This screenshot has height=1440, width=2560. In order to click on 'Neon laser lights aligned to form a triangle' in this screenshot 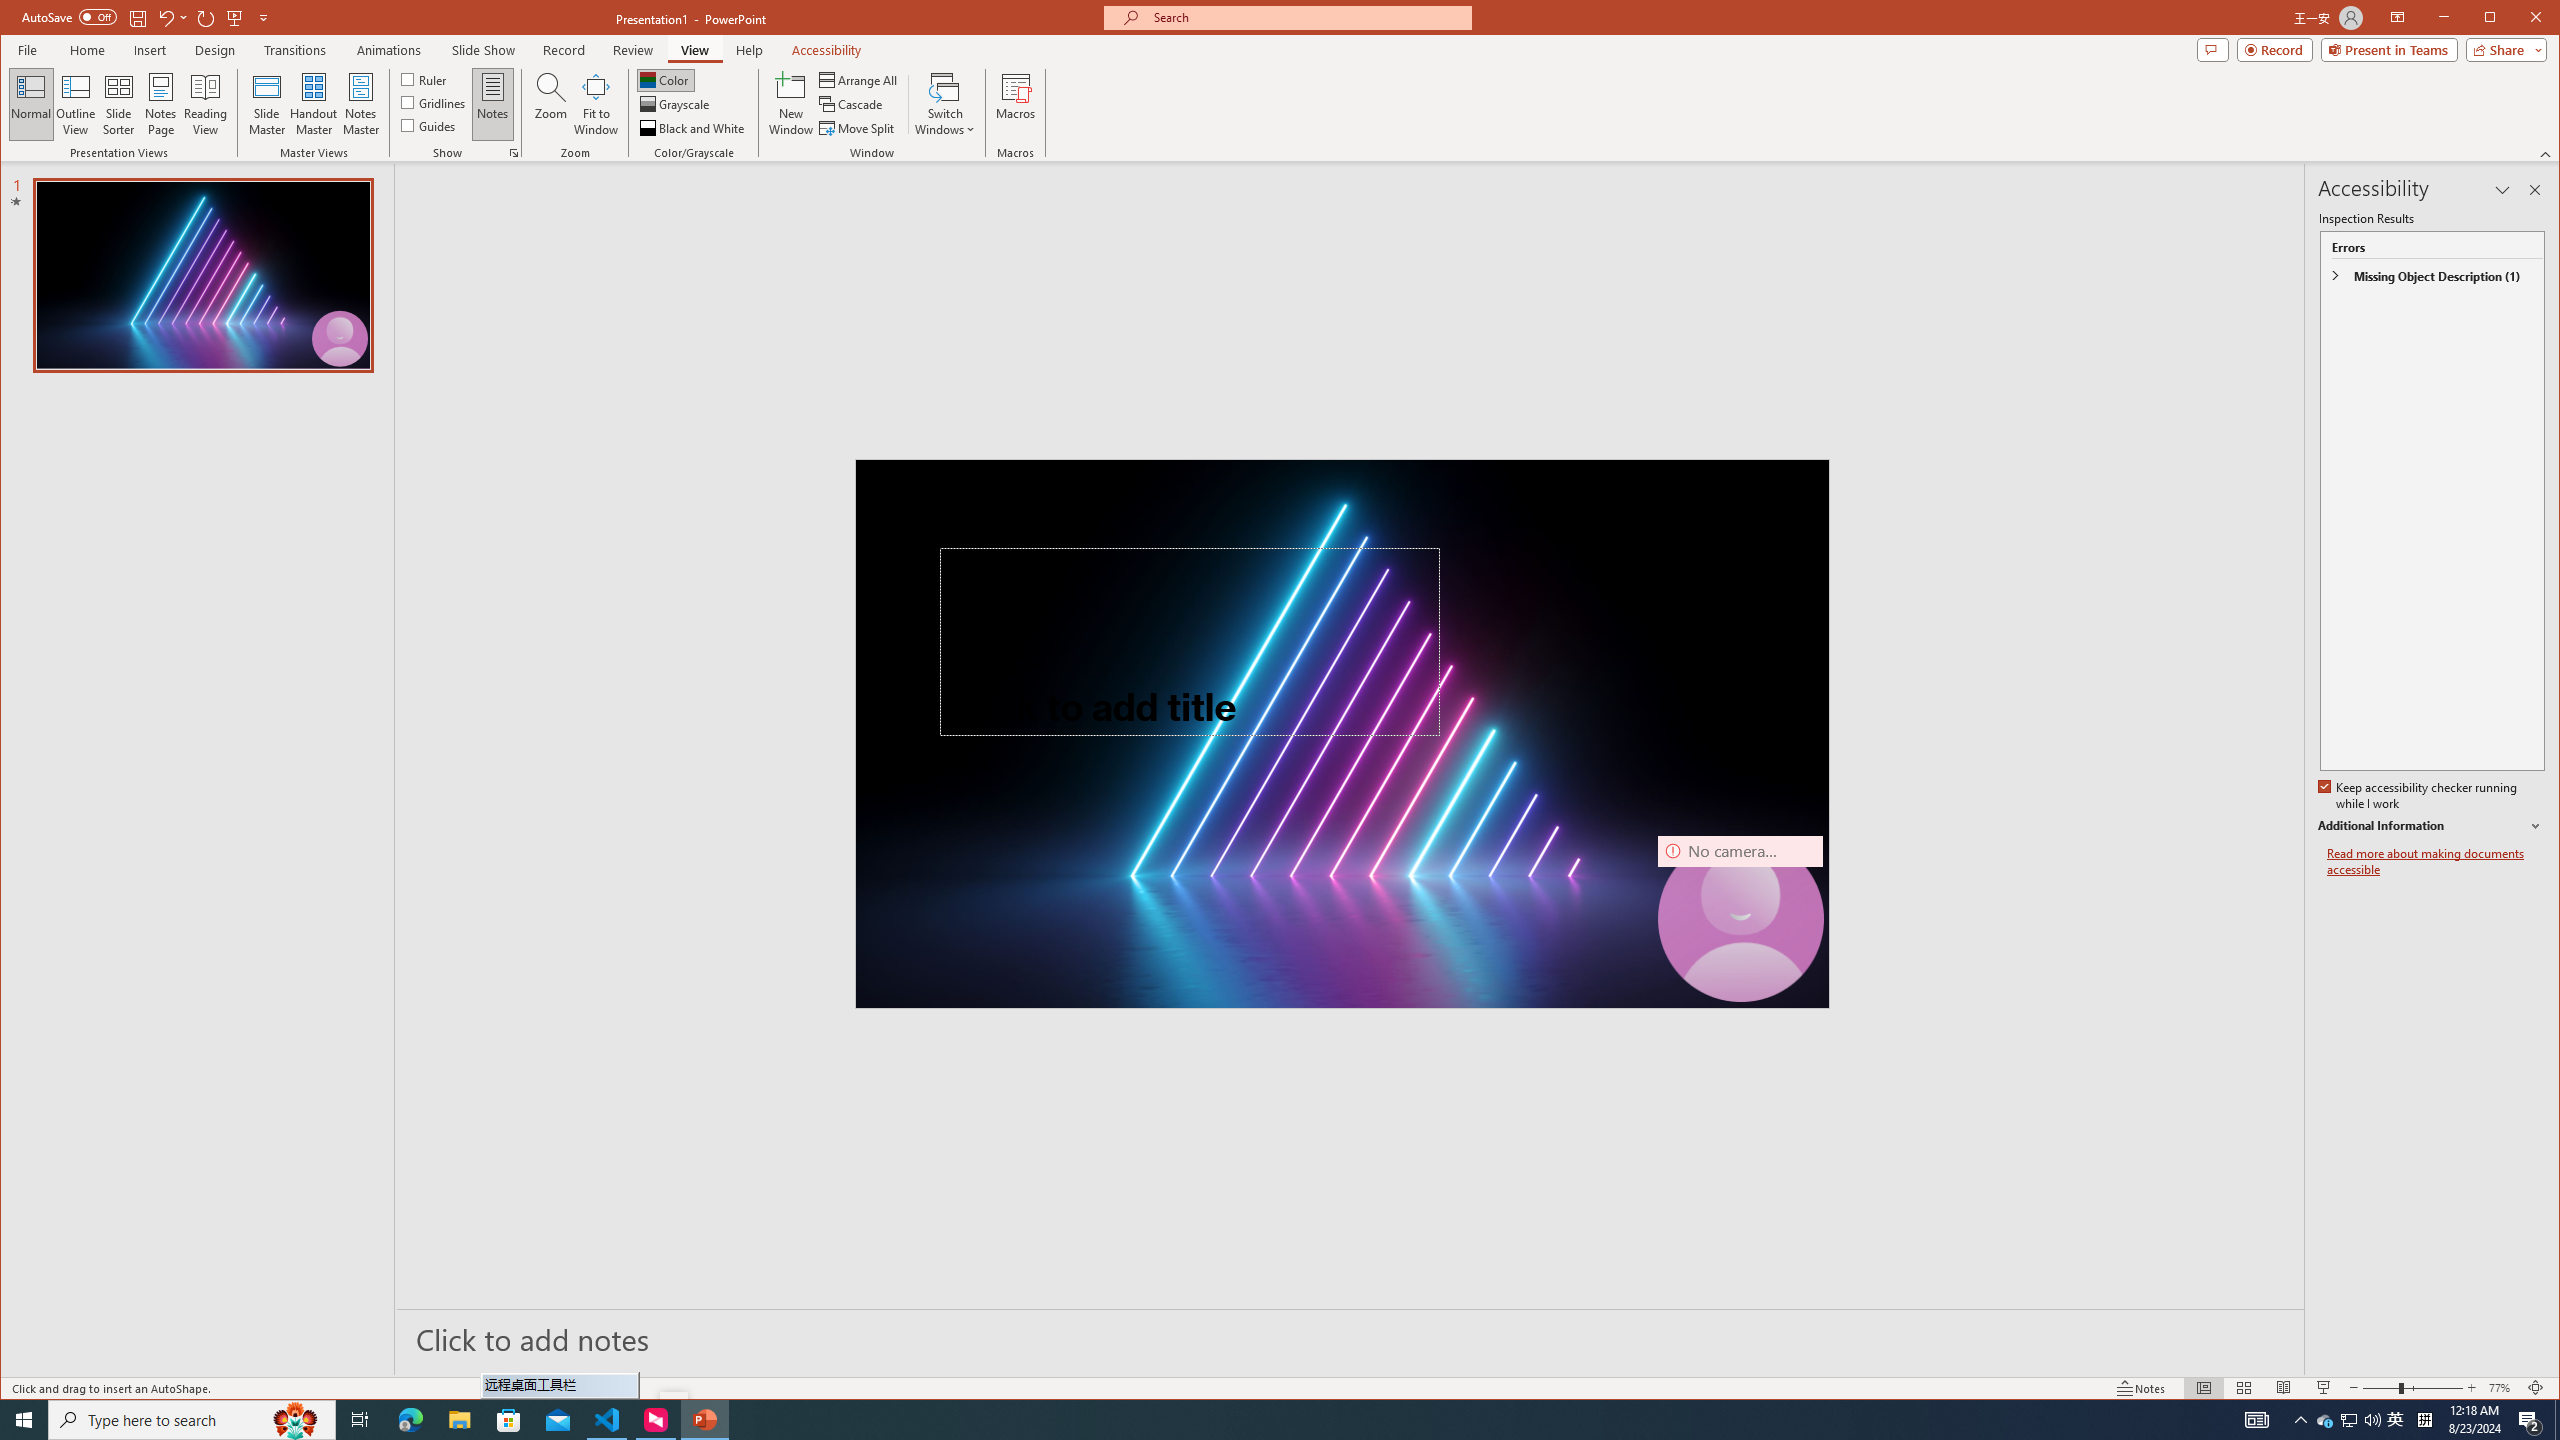, I will do `click(1341, 732)`.